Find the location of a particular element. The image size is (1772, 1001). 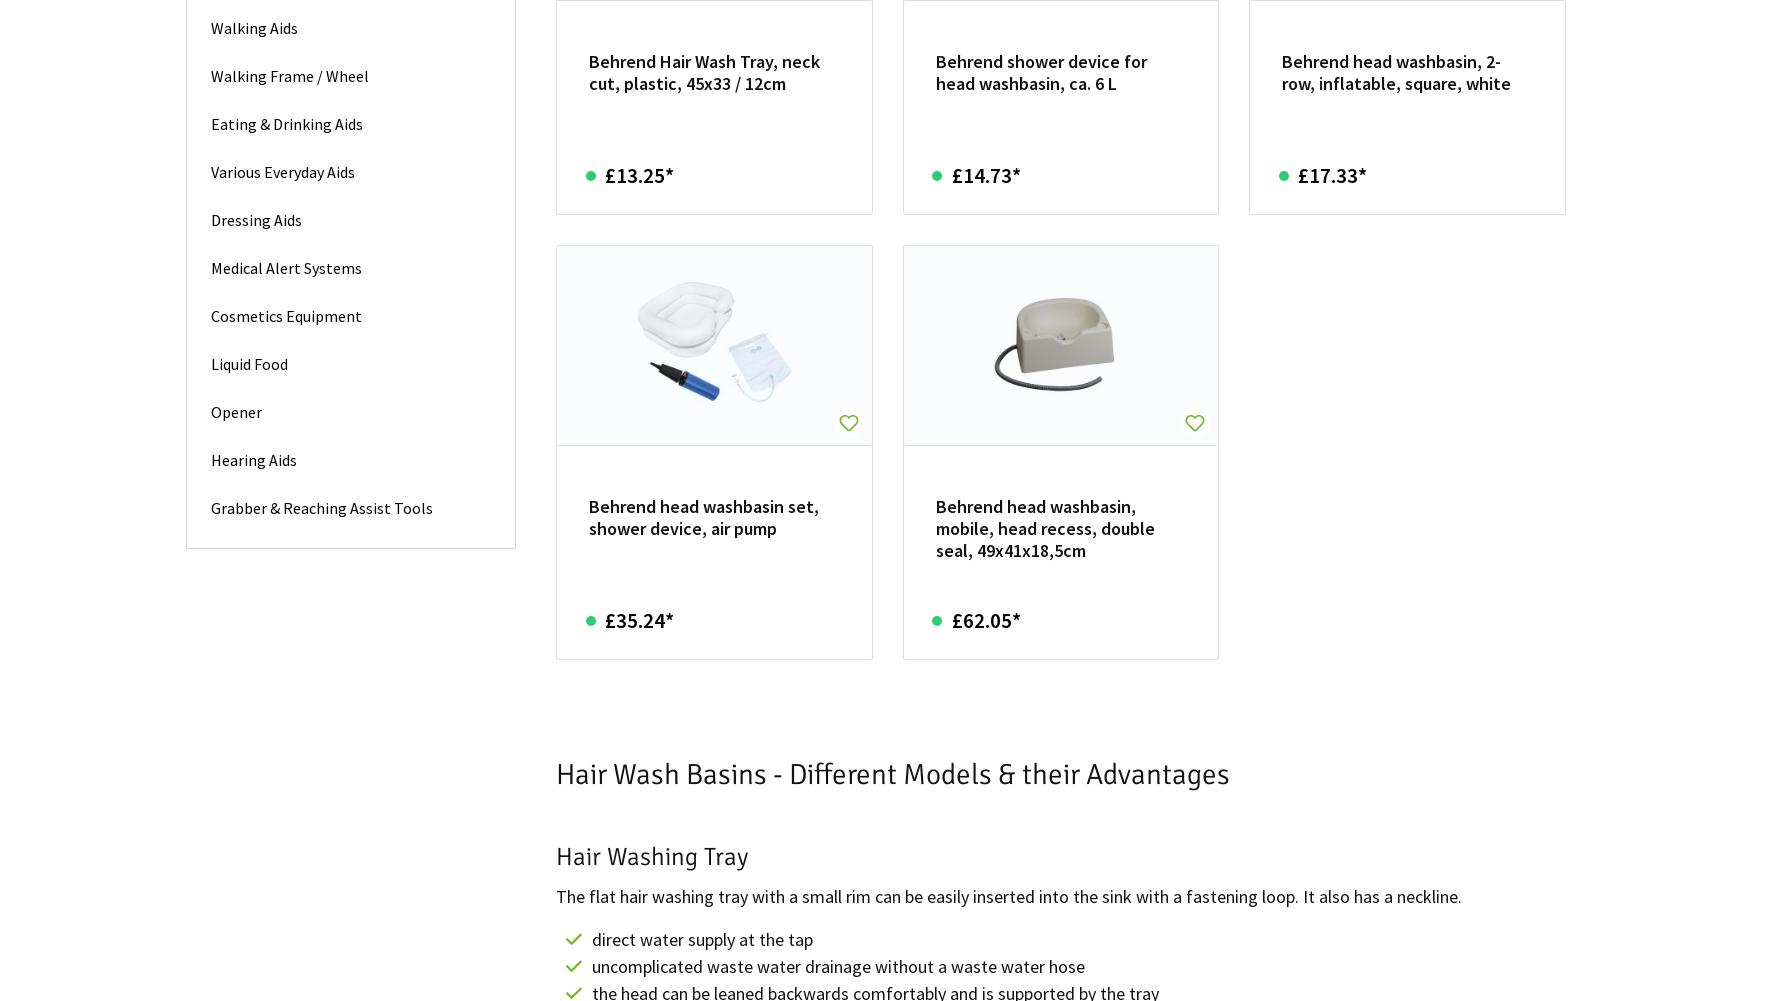

'Liquid Food' is located at coordinates (248, 361).